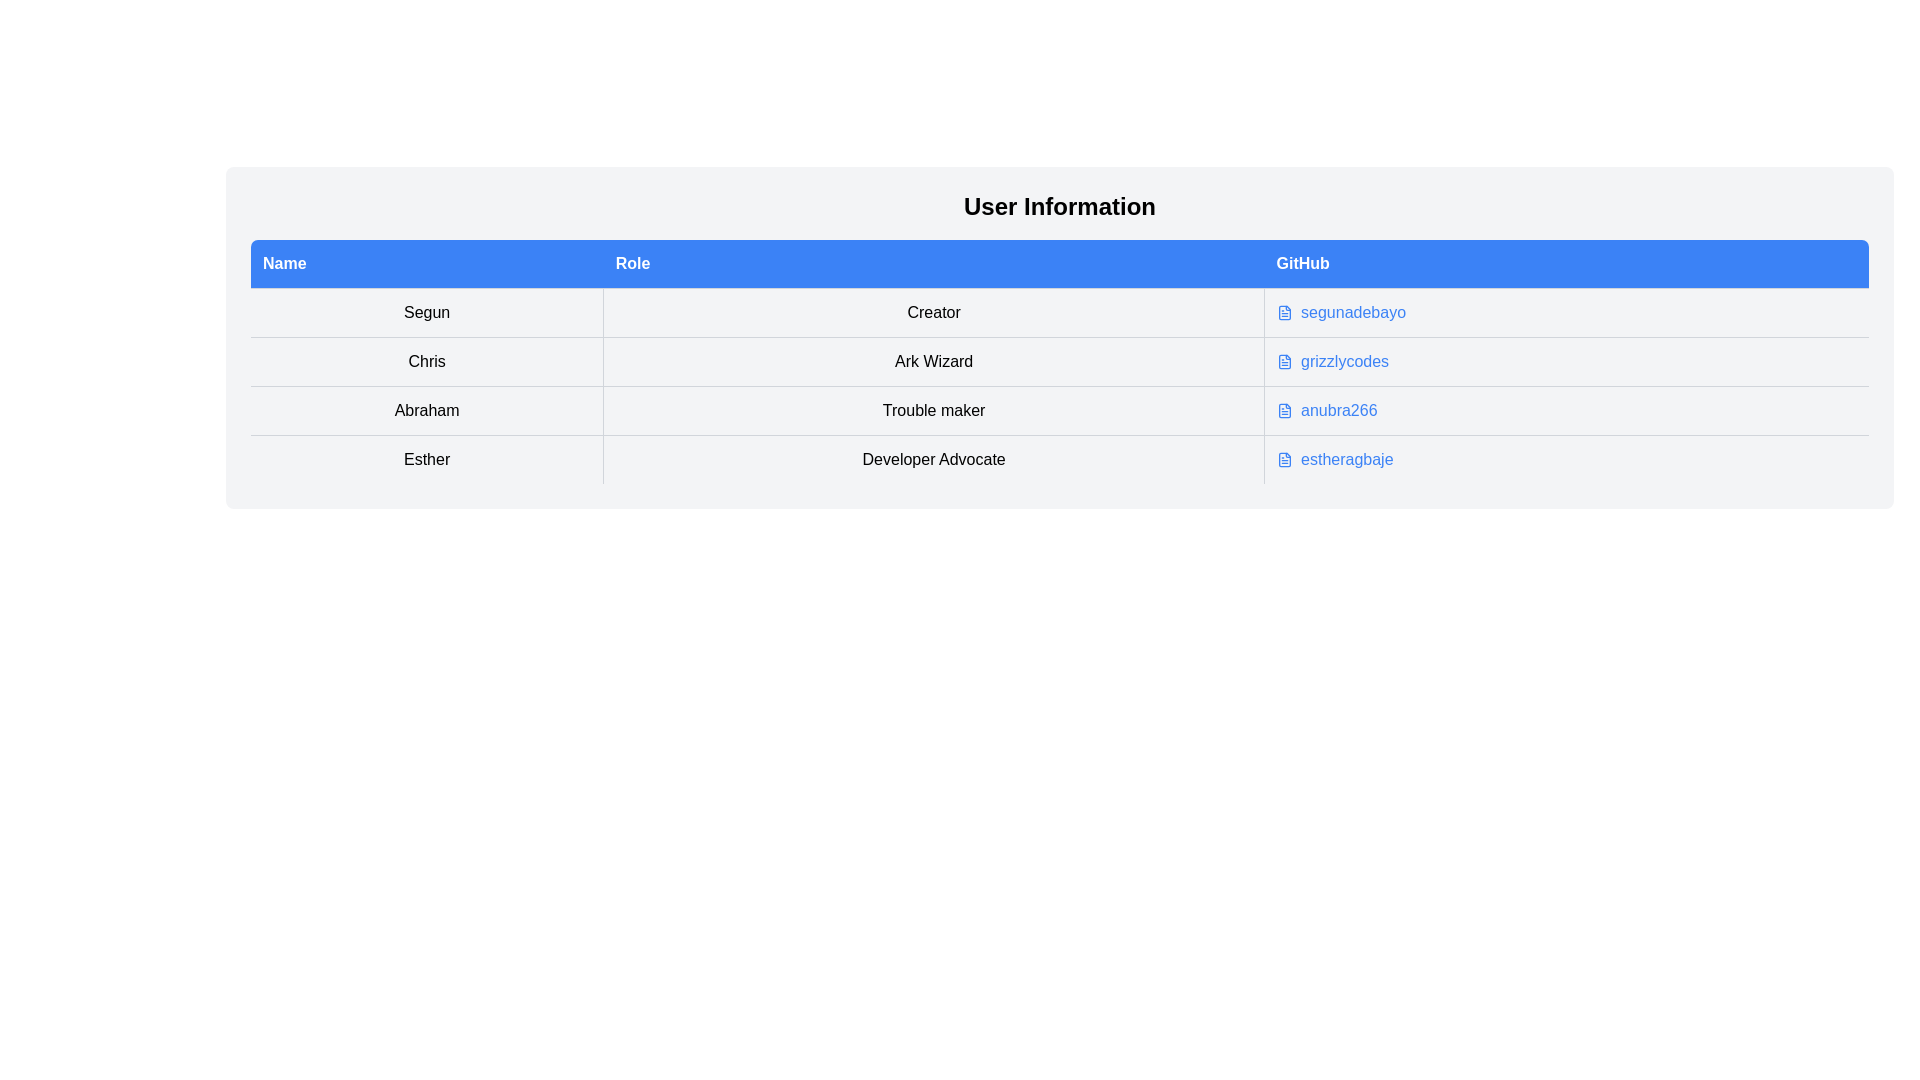 This screenshot has width=1920, height=1080. I want to click on text from the table cell containing 'Creator', which is styled with a gray border and light background, located in the first row under the 'Role' column, so click(933, 312).